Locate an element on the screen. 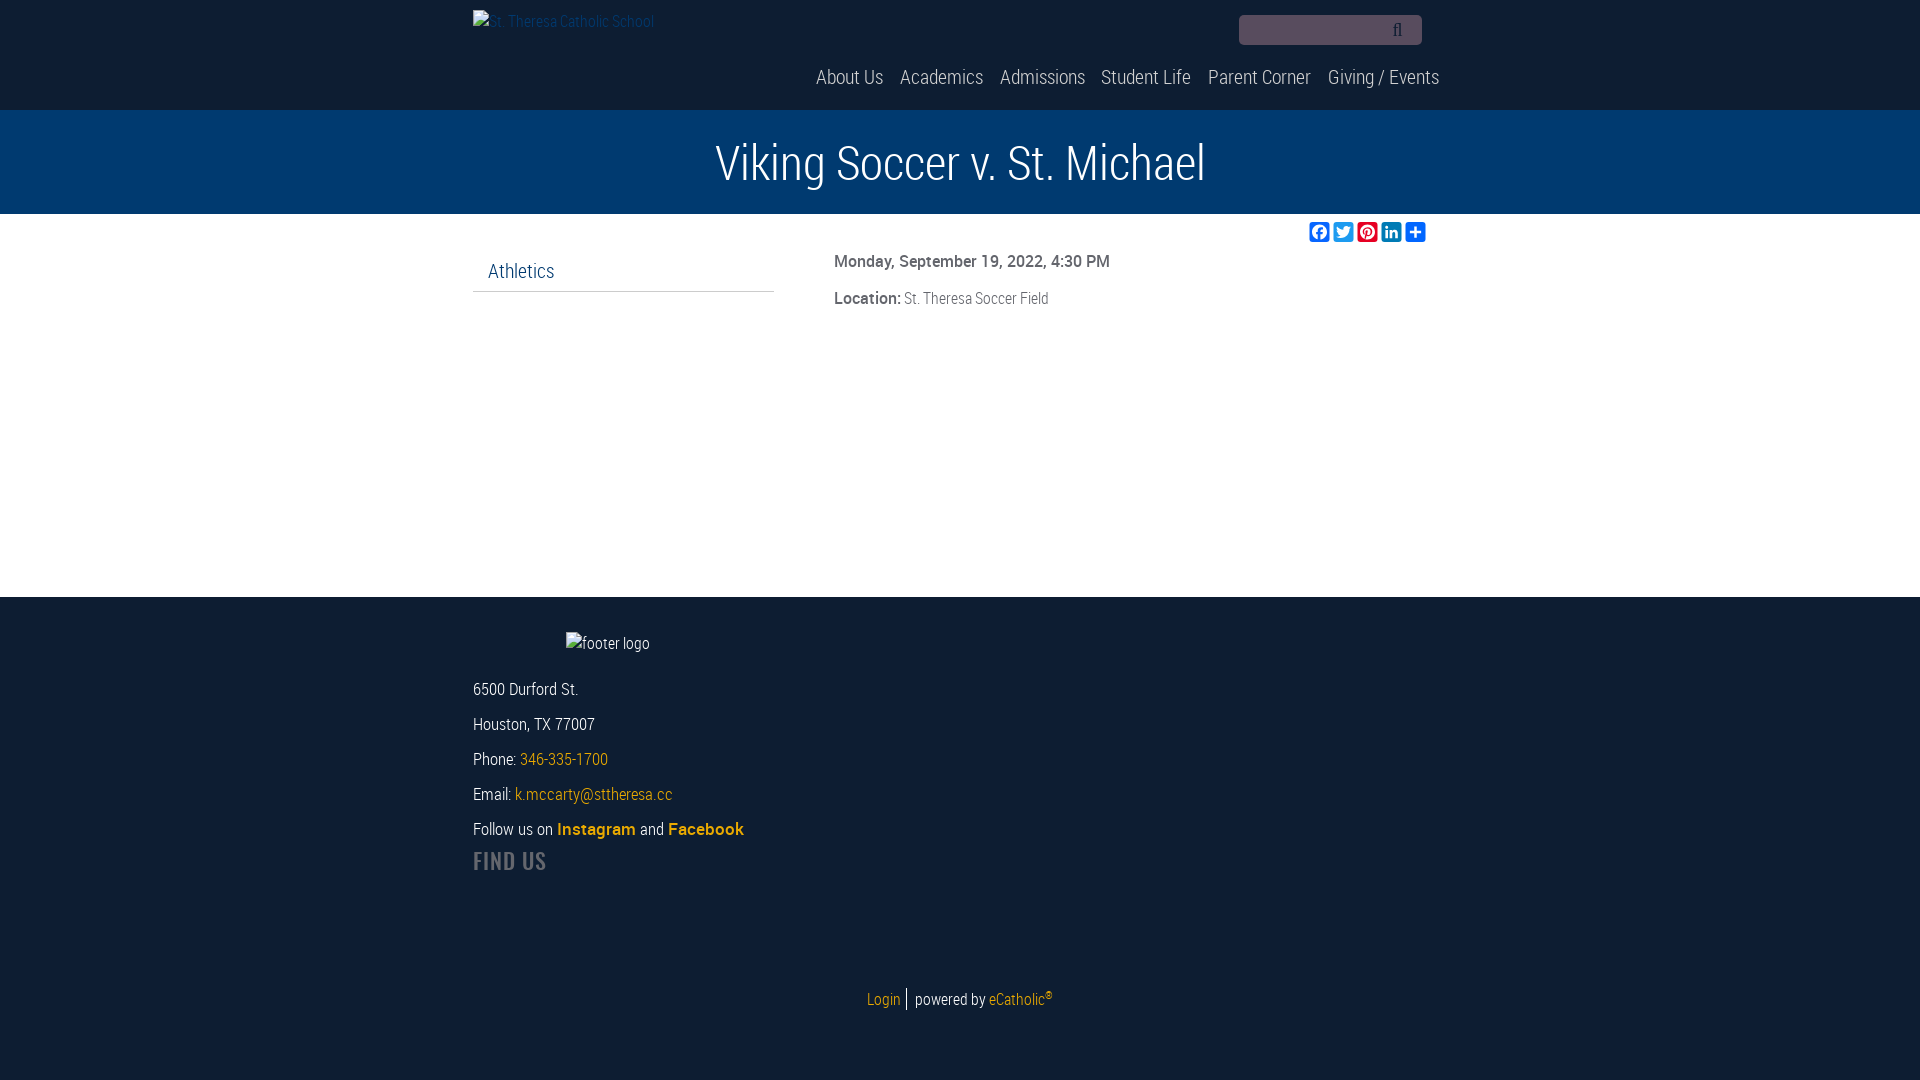 This screenshot has width=1920, height=1080. 'Facebook' is located at coordinates (1440, 31).